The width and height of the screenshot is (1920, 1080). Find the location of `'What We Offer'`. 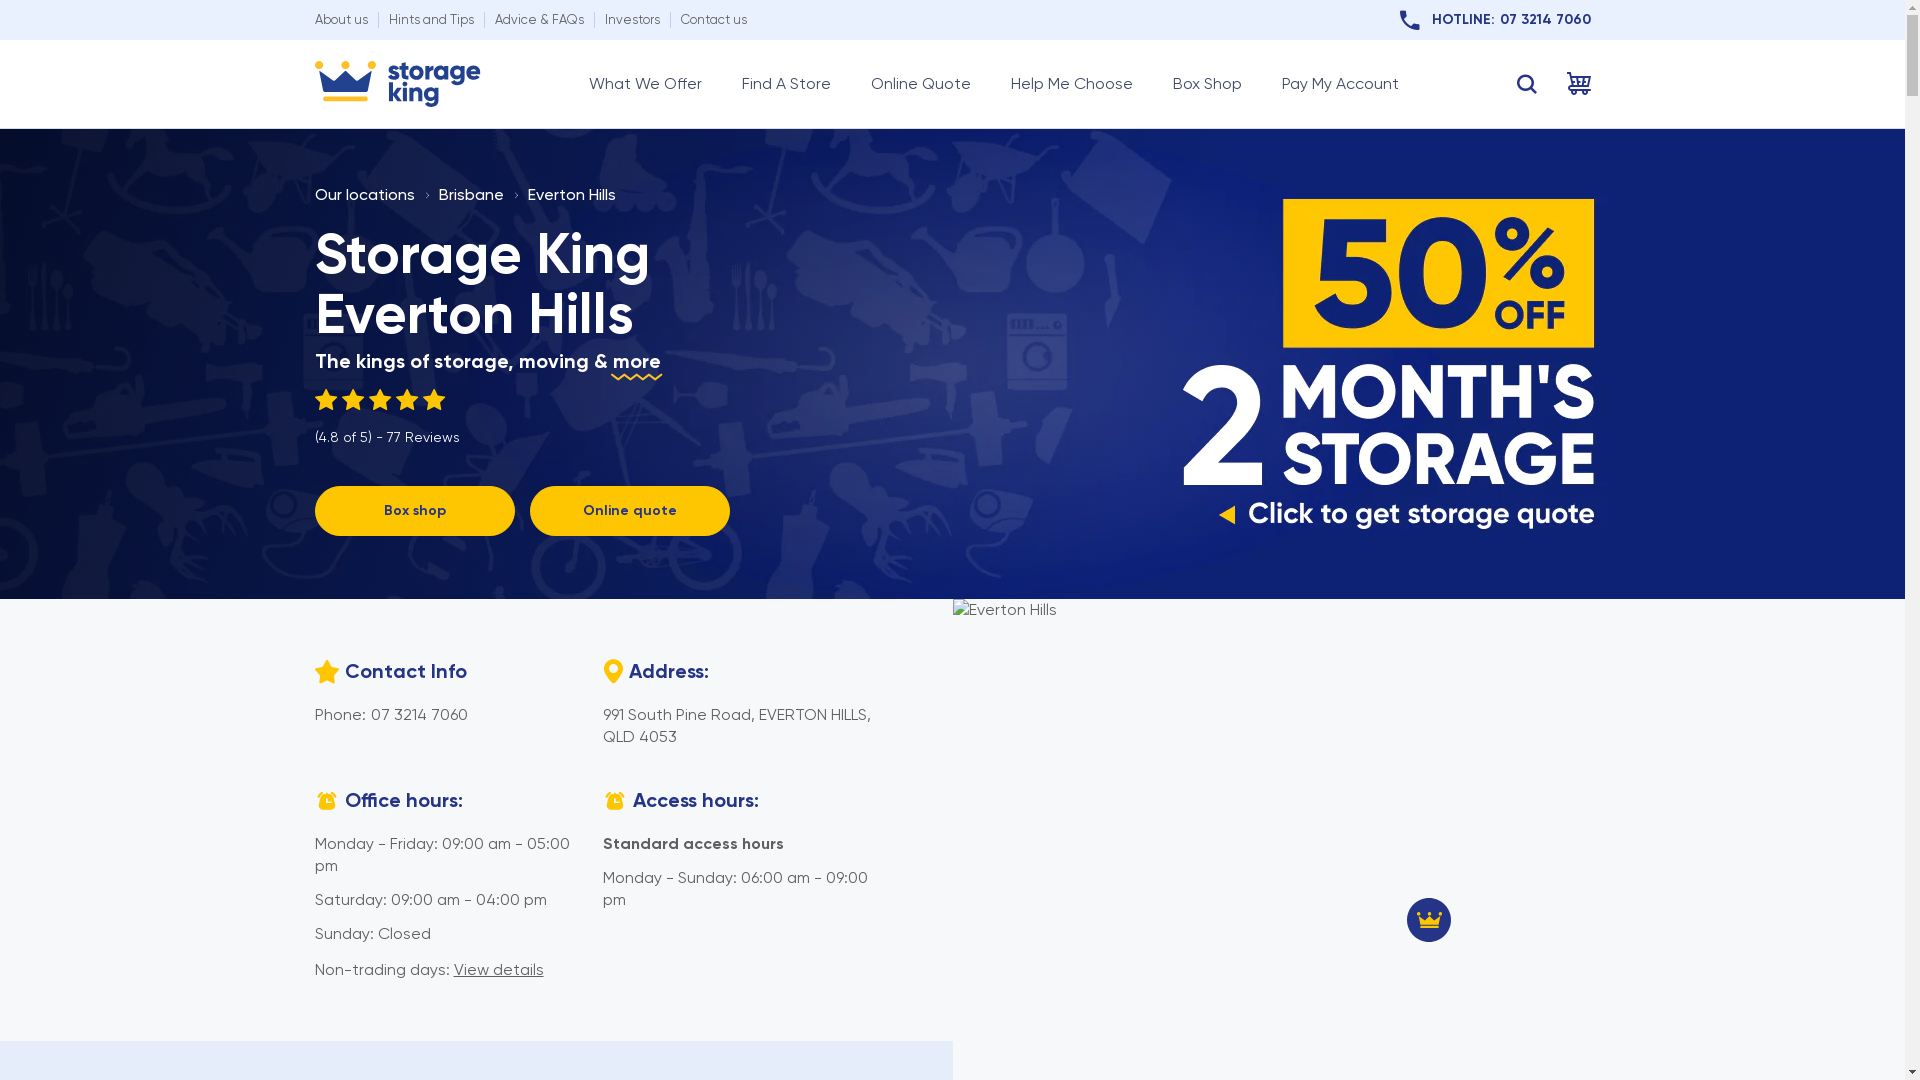

'What We Offer' is located at coordinates (587, 83).